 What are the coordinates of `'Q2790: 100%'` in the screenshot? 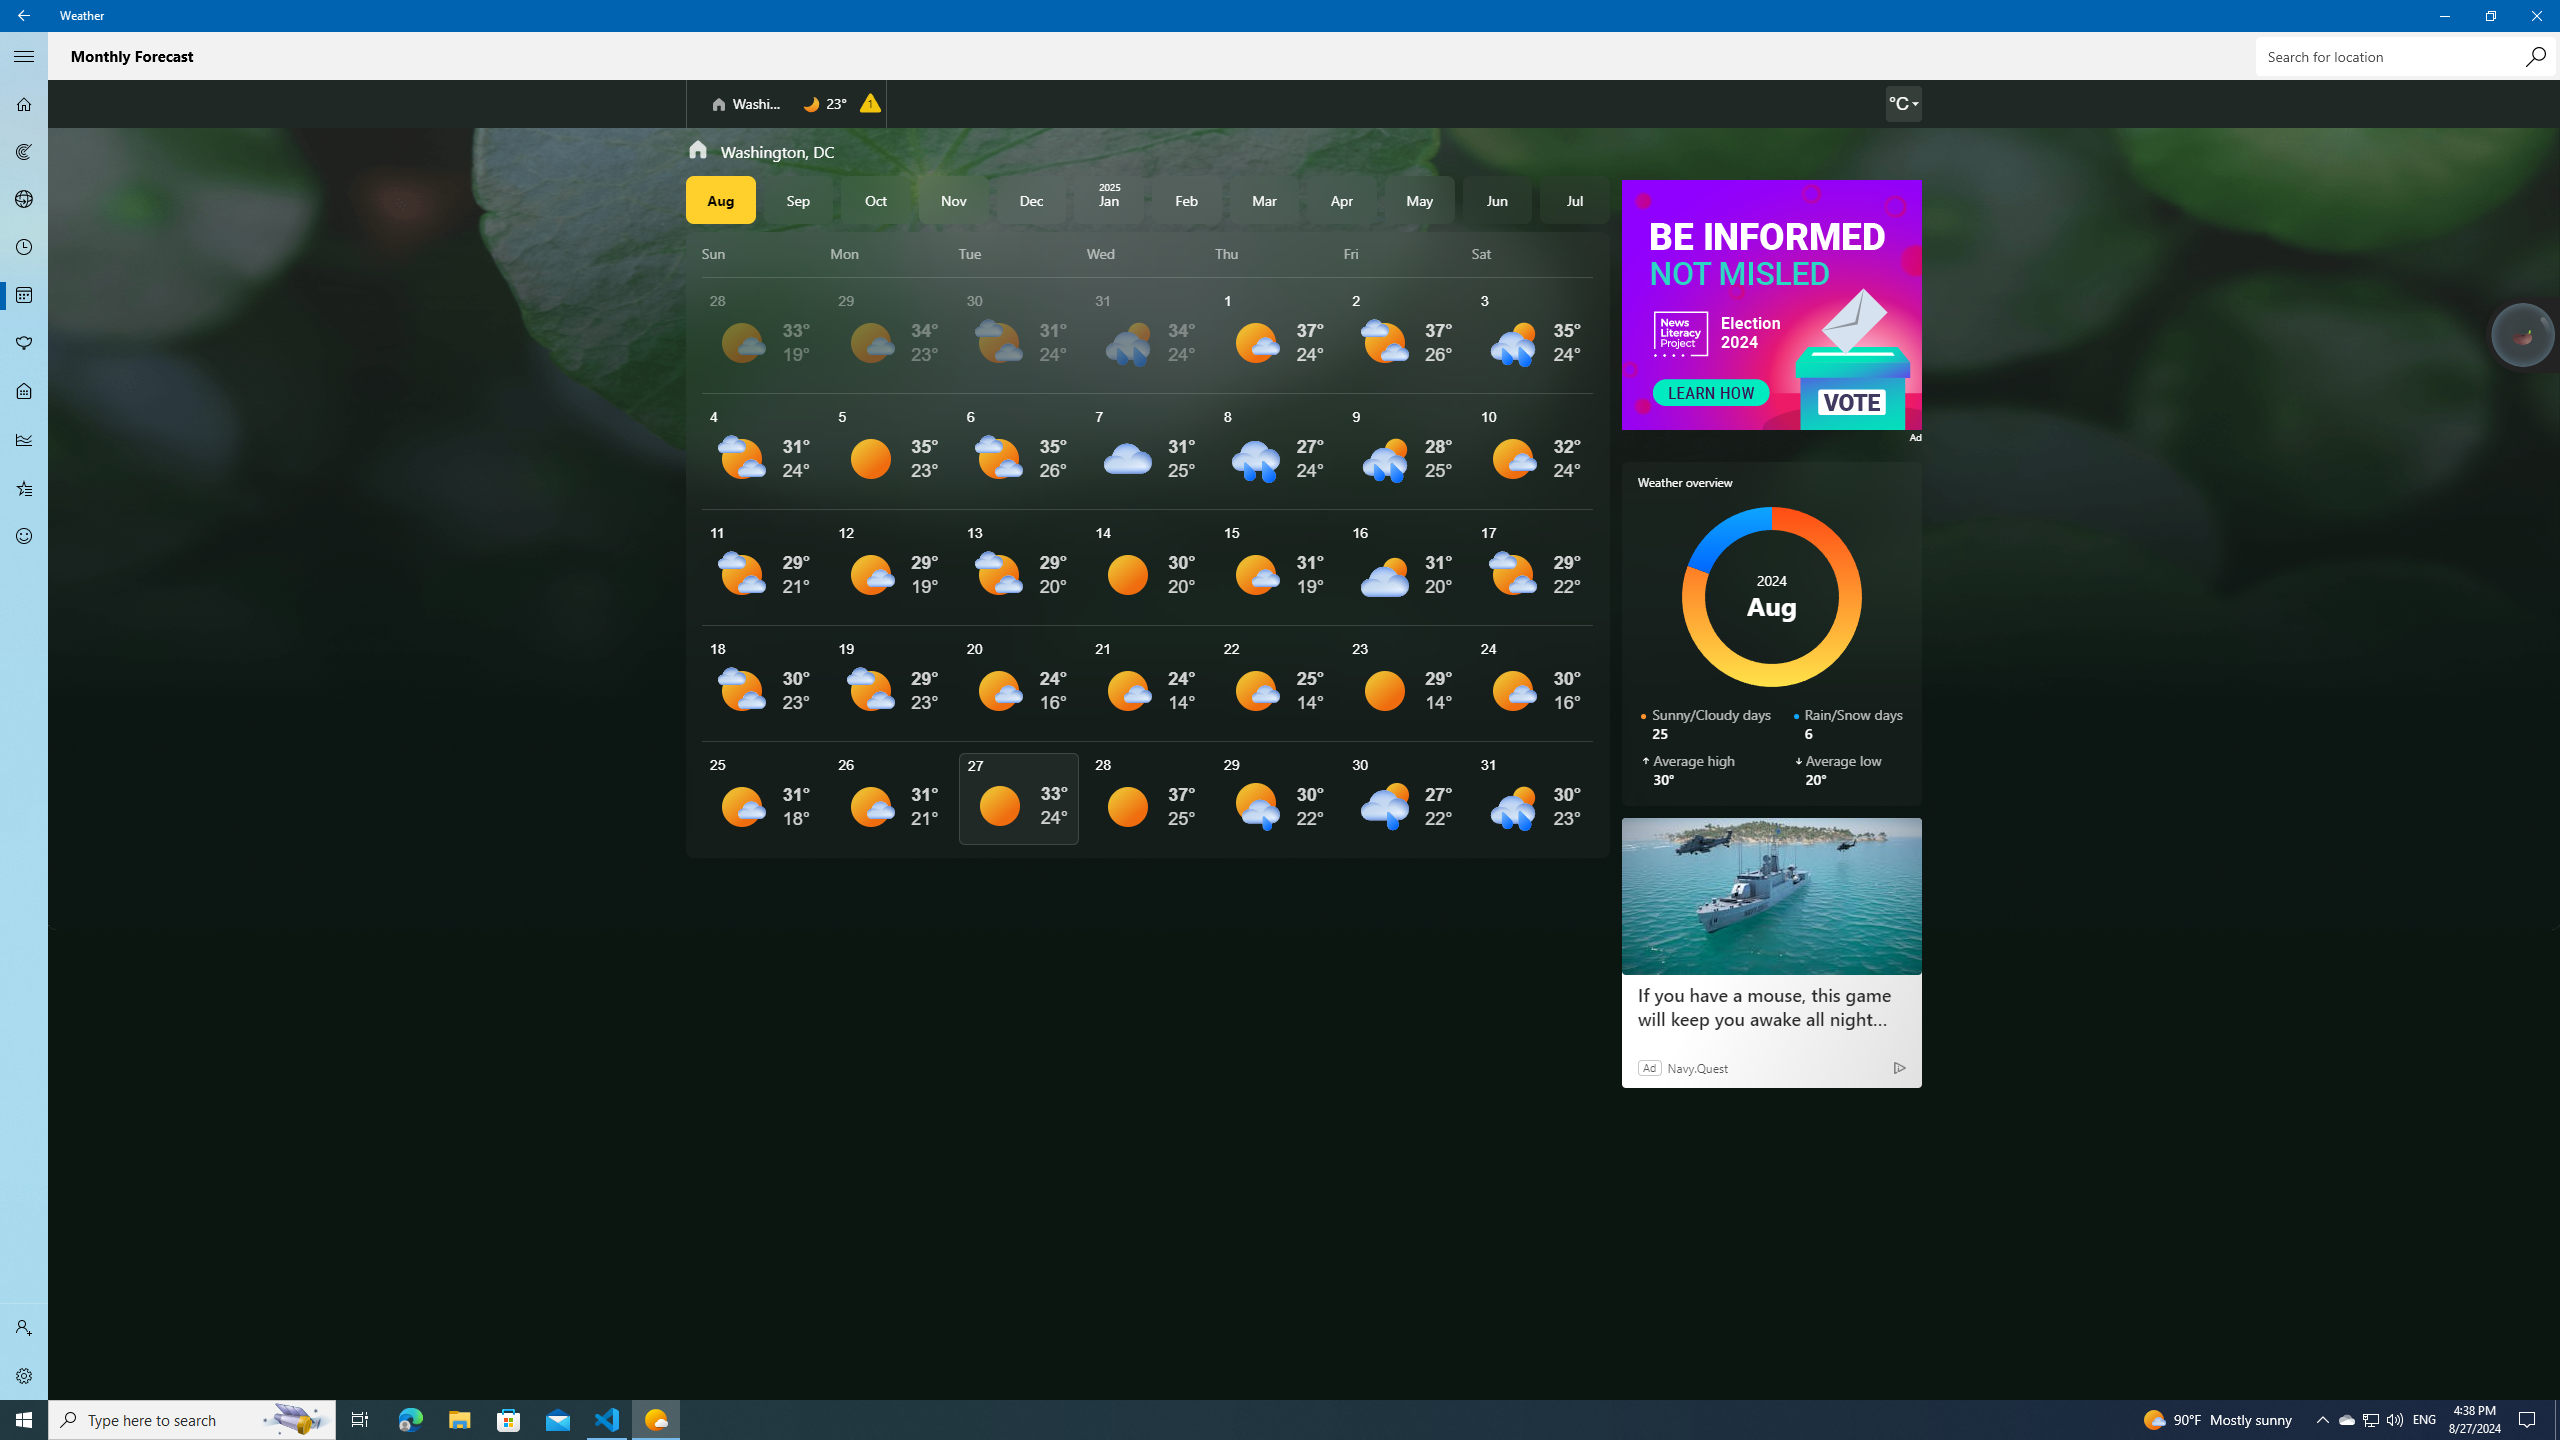 It's located at (2393, 1418).